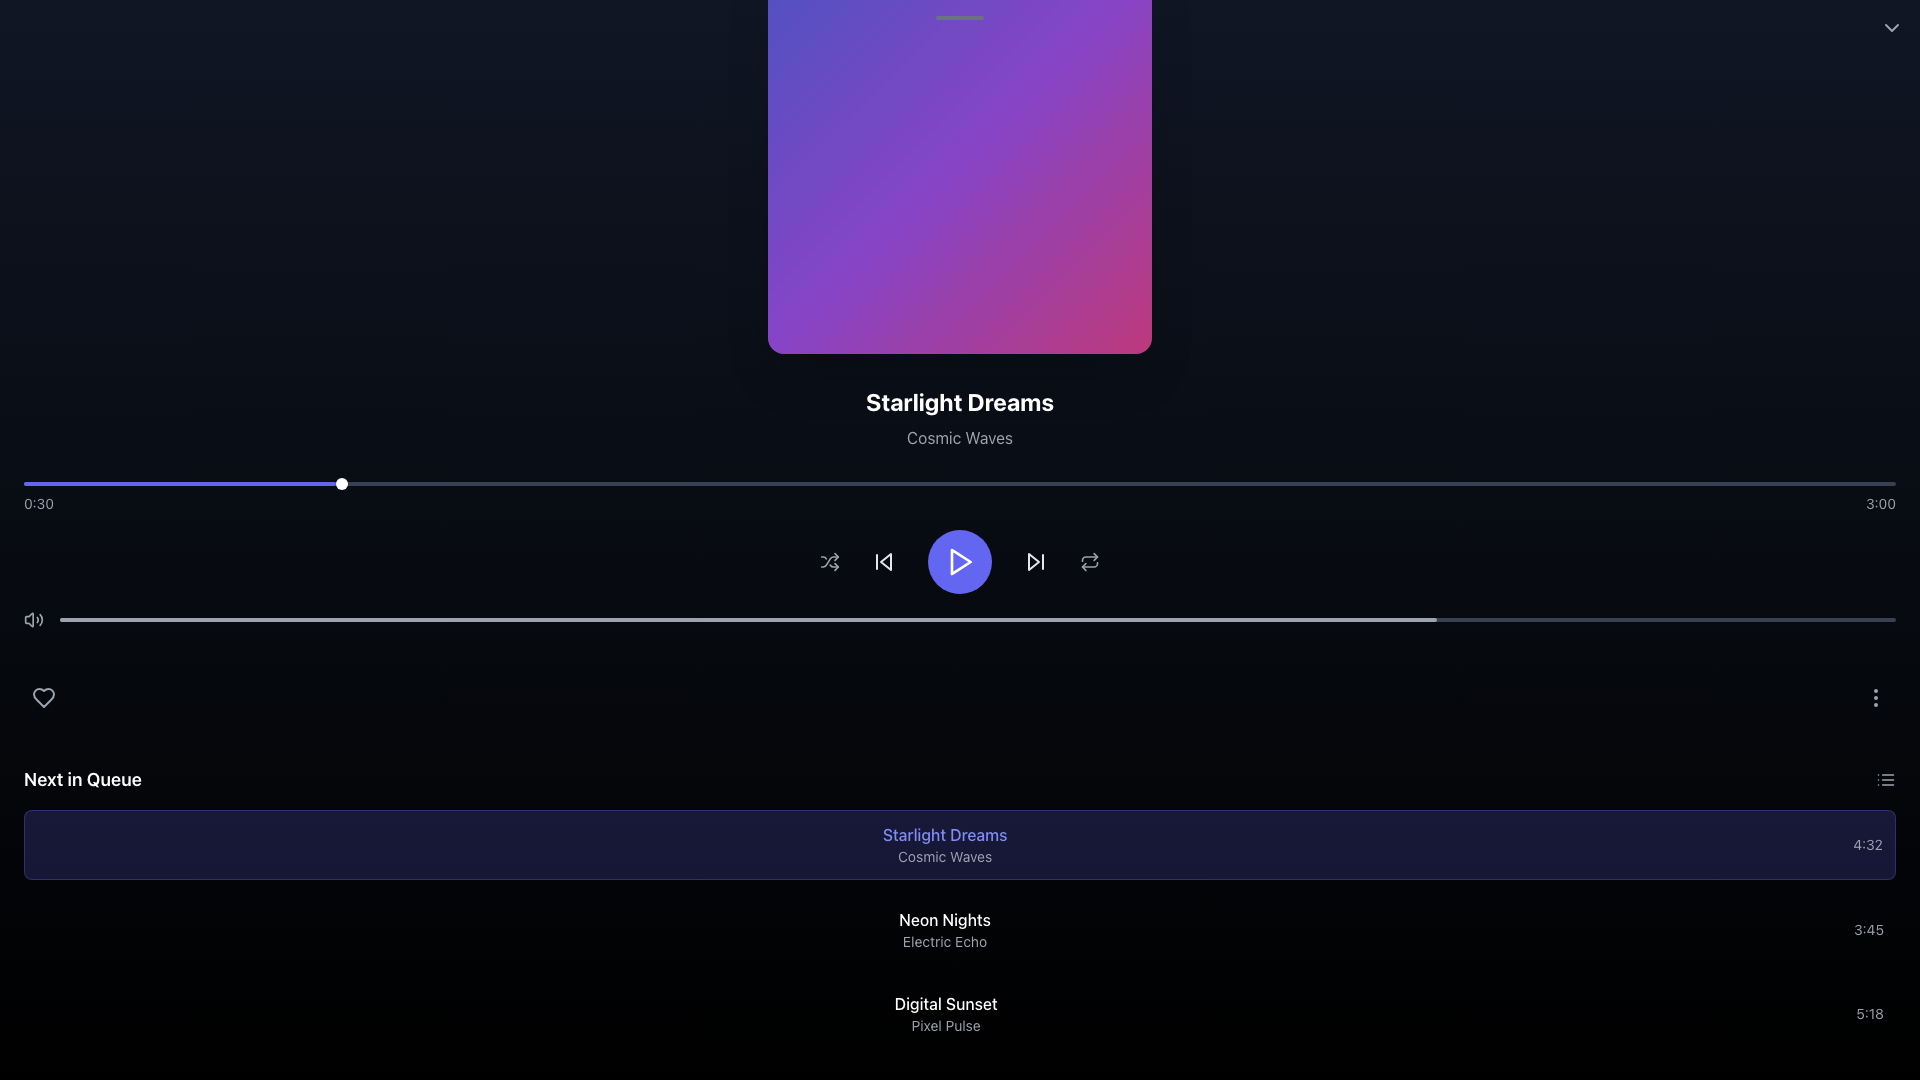 This screenshot has width=1920, height=1080. Describe the element at coordinates (978, 619) in the screenshot. I see `the progress bar background located at the bottom of the top section of the interface to interact with its associated functionality` at that location.